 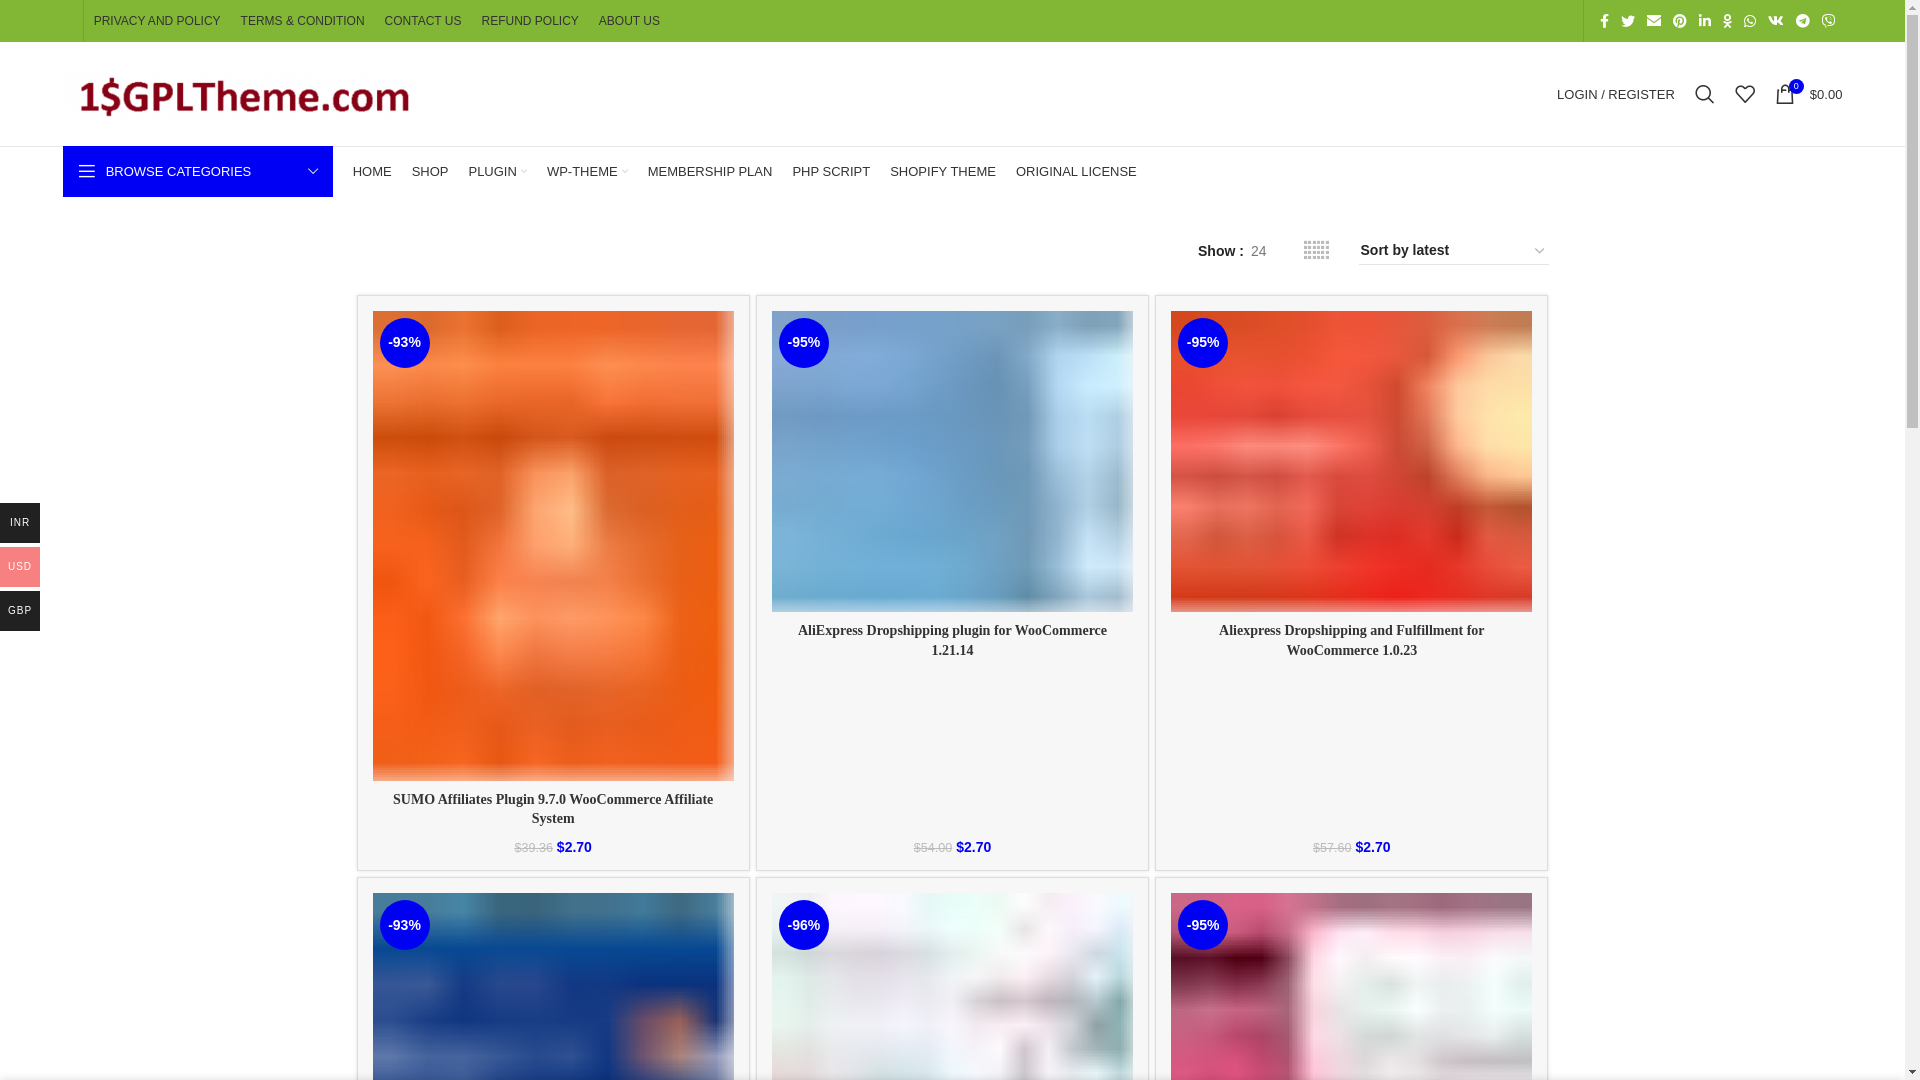 What do you see at coordinates (791, 171) in the screenshot?
I see `'PHP SCRIPT'` at bounding box center [791, 171].